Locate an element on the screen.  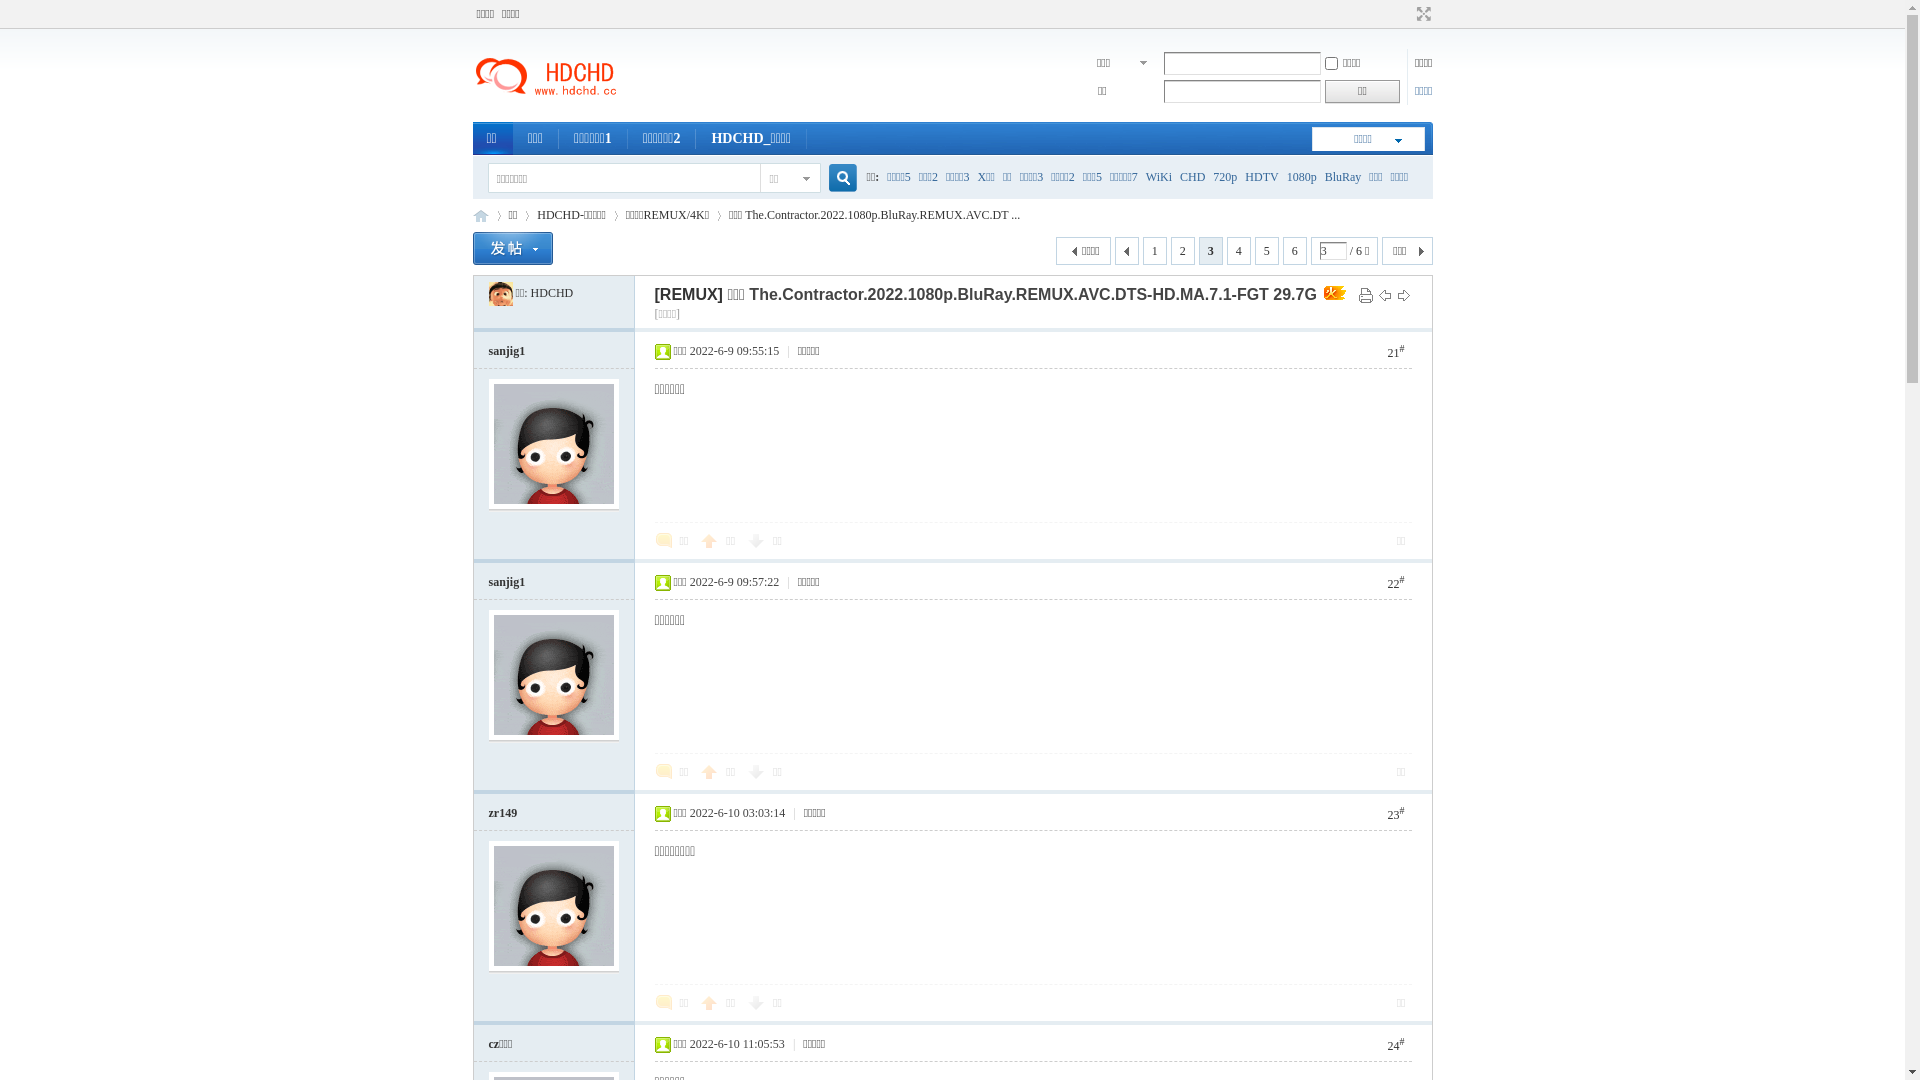
'720p' is located at coordinates (1223, 176).